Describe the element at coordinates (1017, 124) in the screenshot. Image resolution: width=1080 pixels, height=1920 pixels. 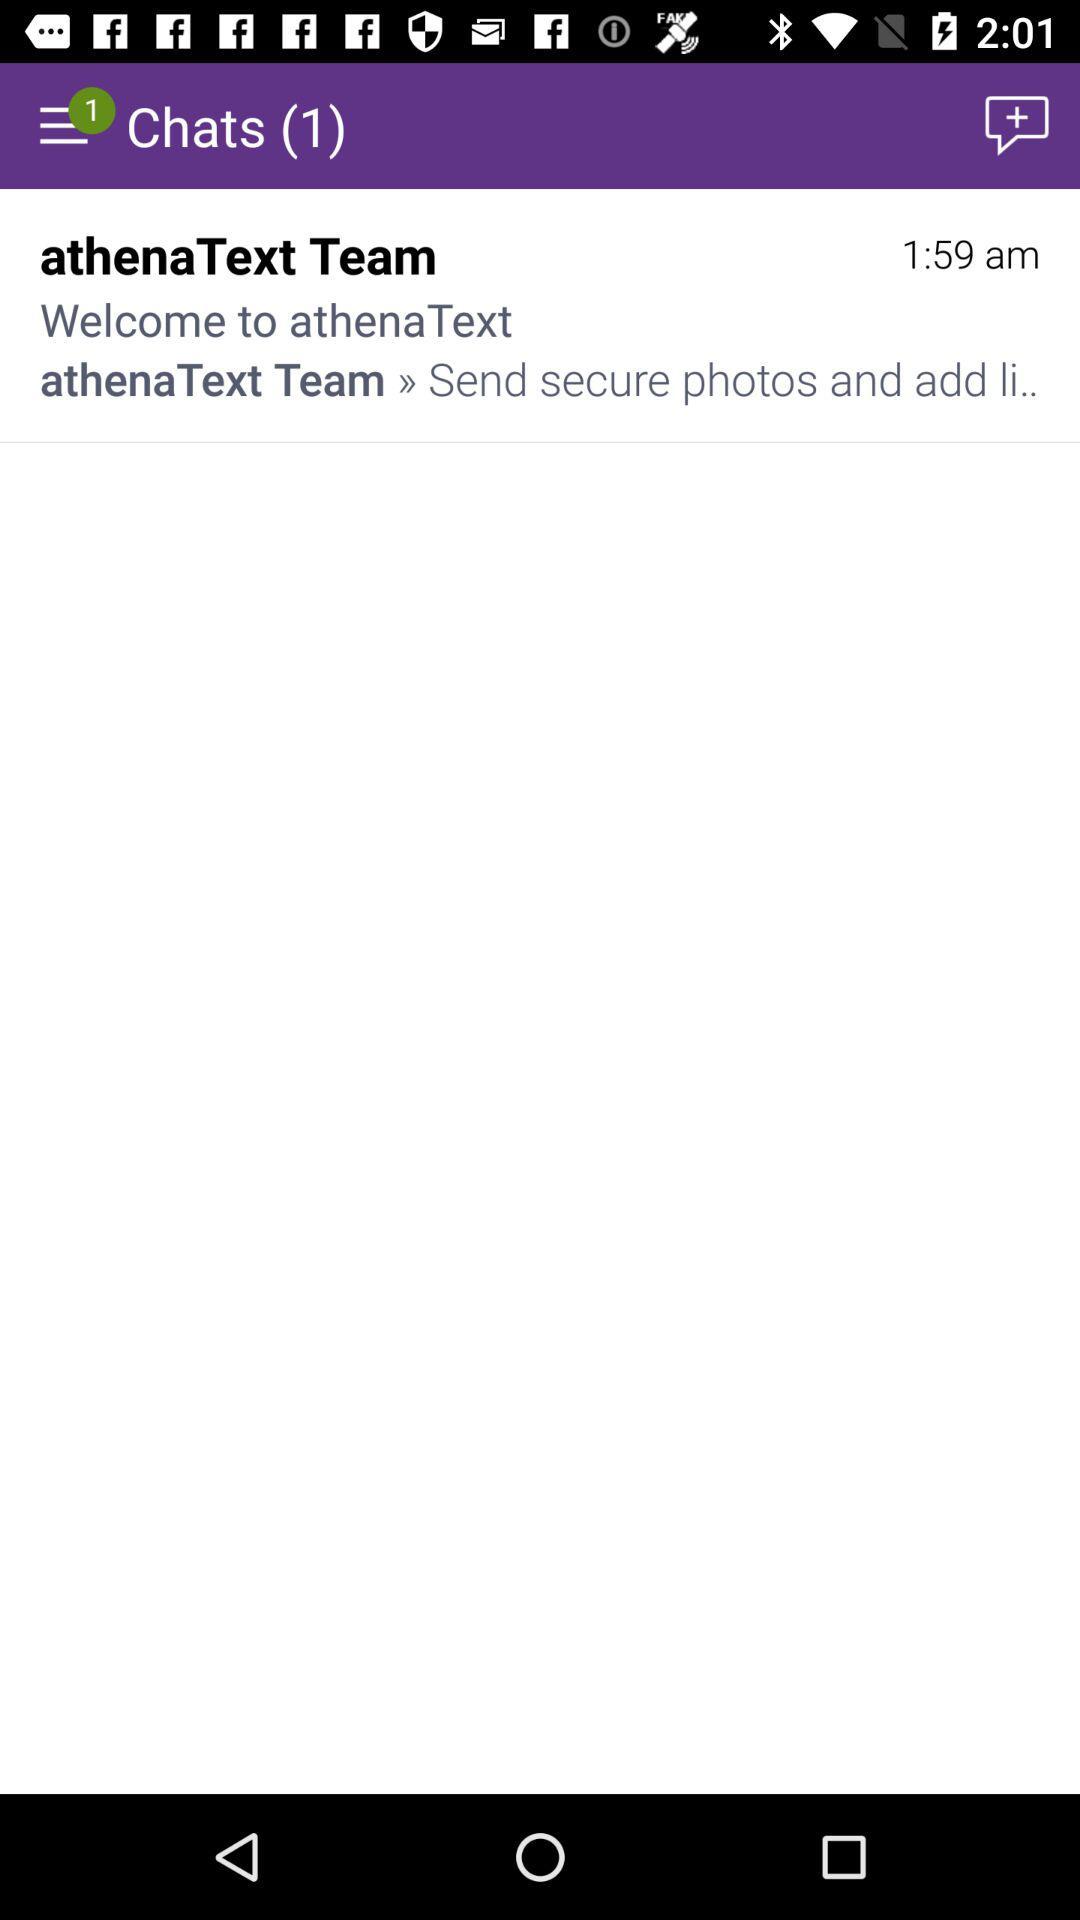
I see `icon next to chats (1)` at that location.